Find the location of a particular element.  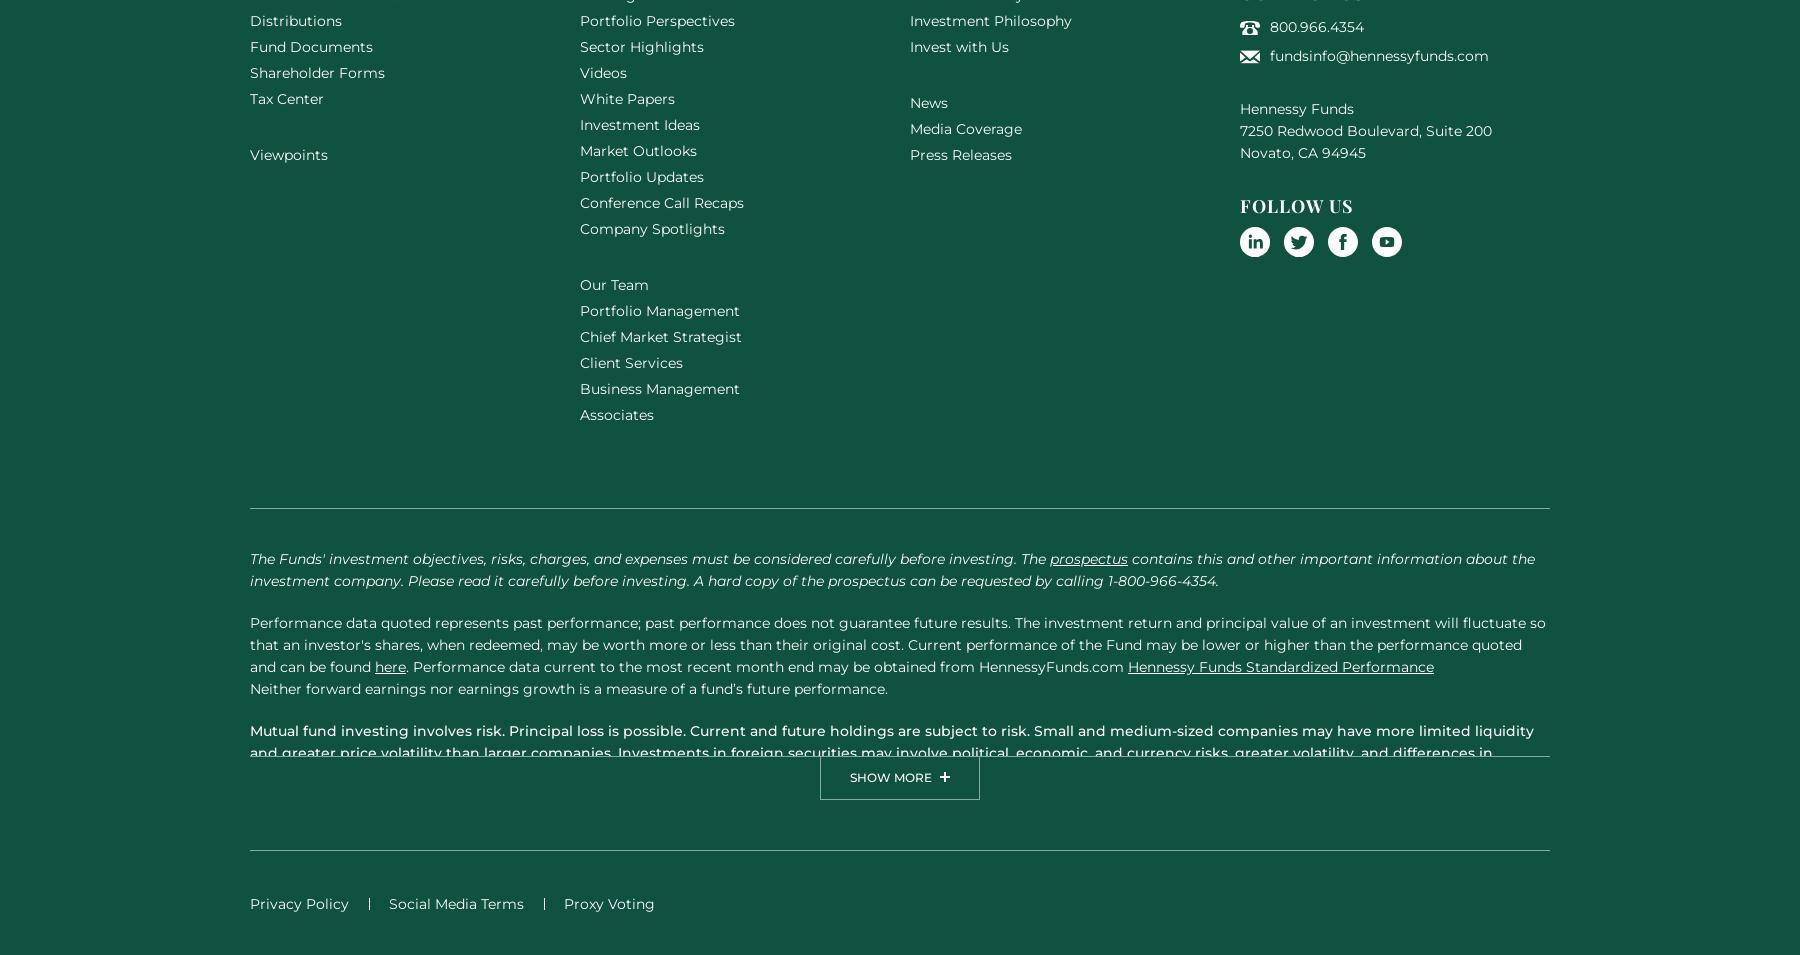

'CA' is located at coordinates (1308, 151).